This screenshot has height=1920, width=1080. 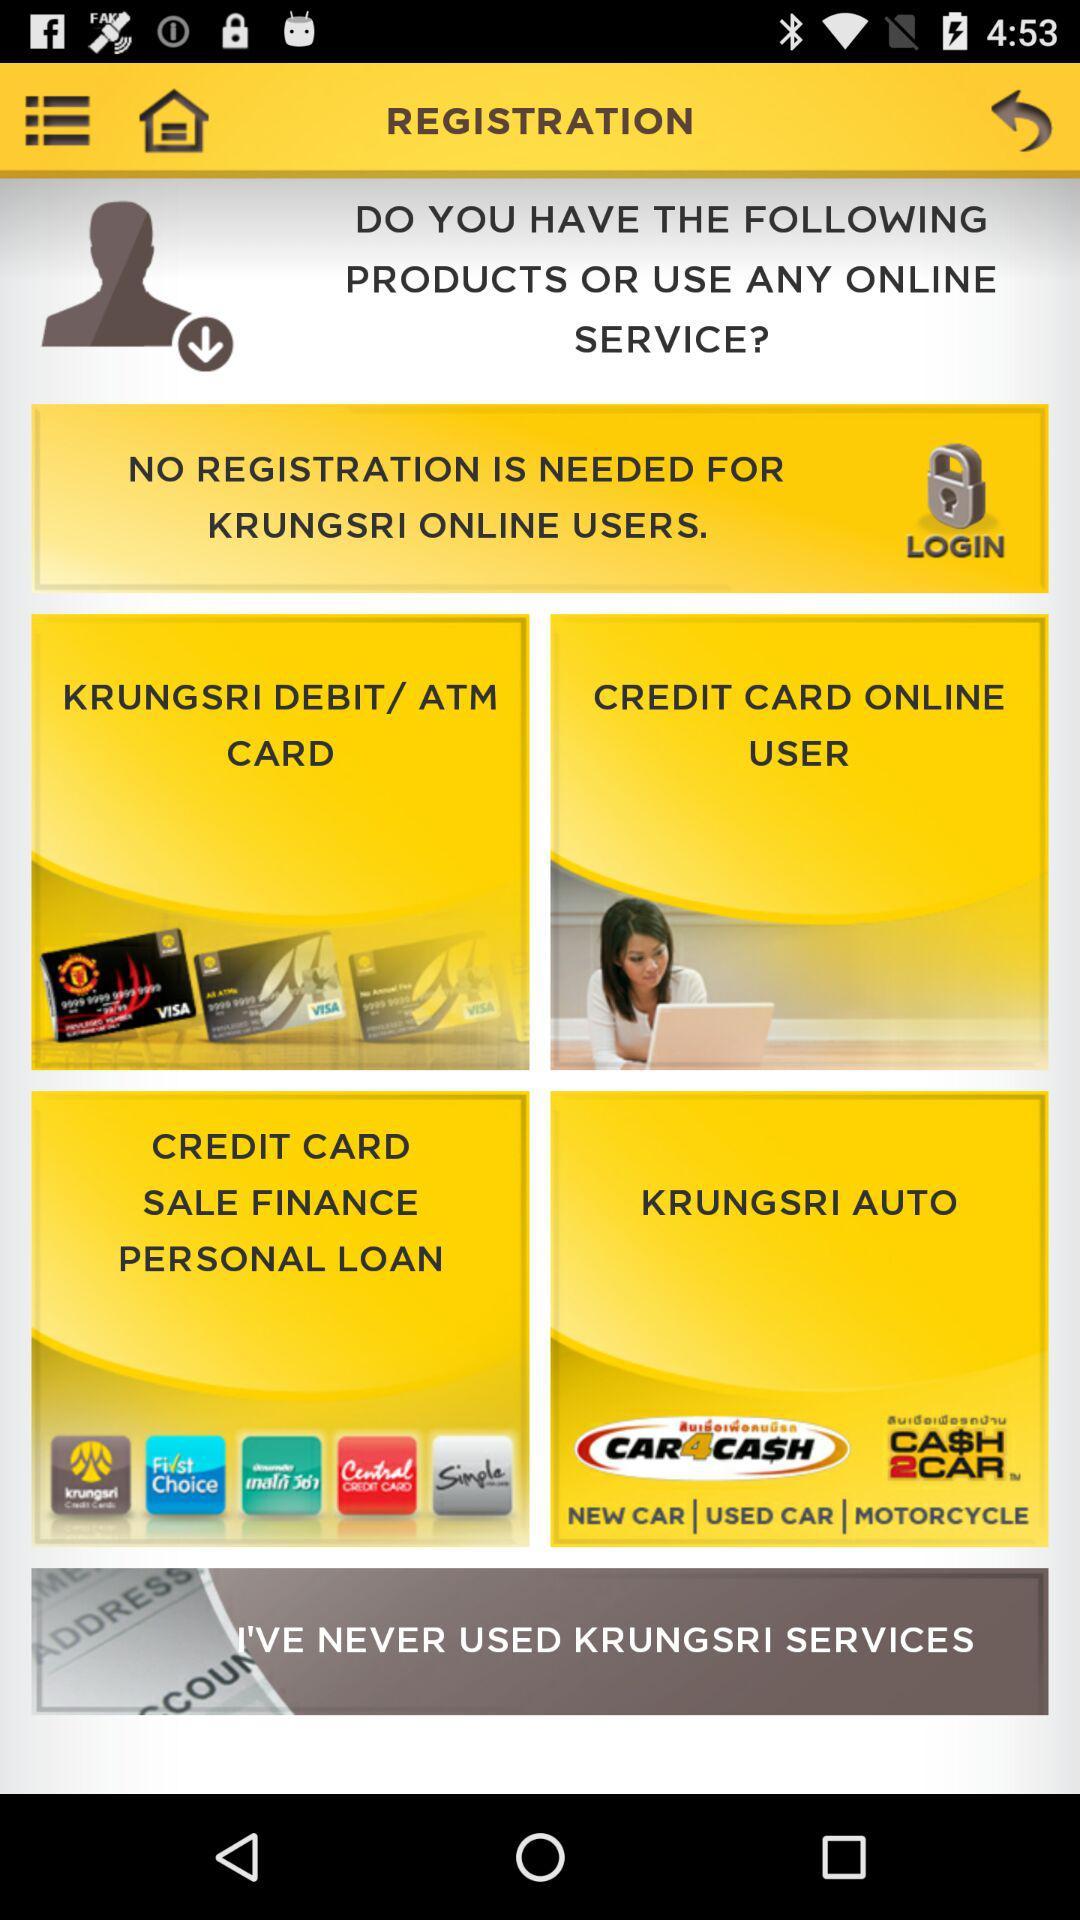 What do you see at coordinates (280, 842) in the screenshot?
I see `atm card/ debit card` at bounding box center [280, 842].